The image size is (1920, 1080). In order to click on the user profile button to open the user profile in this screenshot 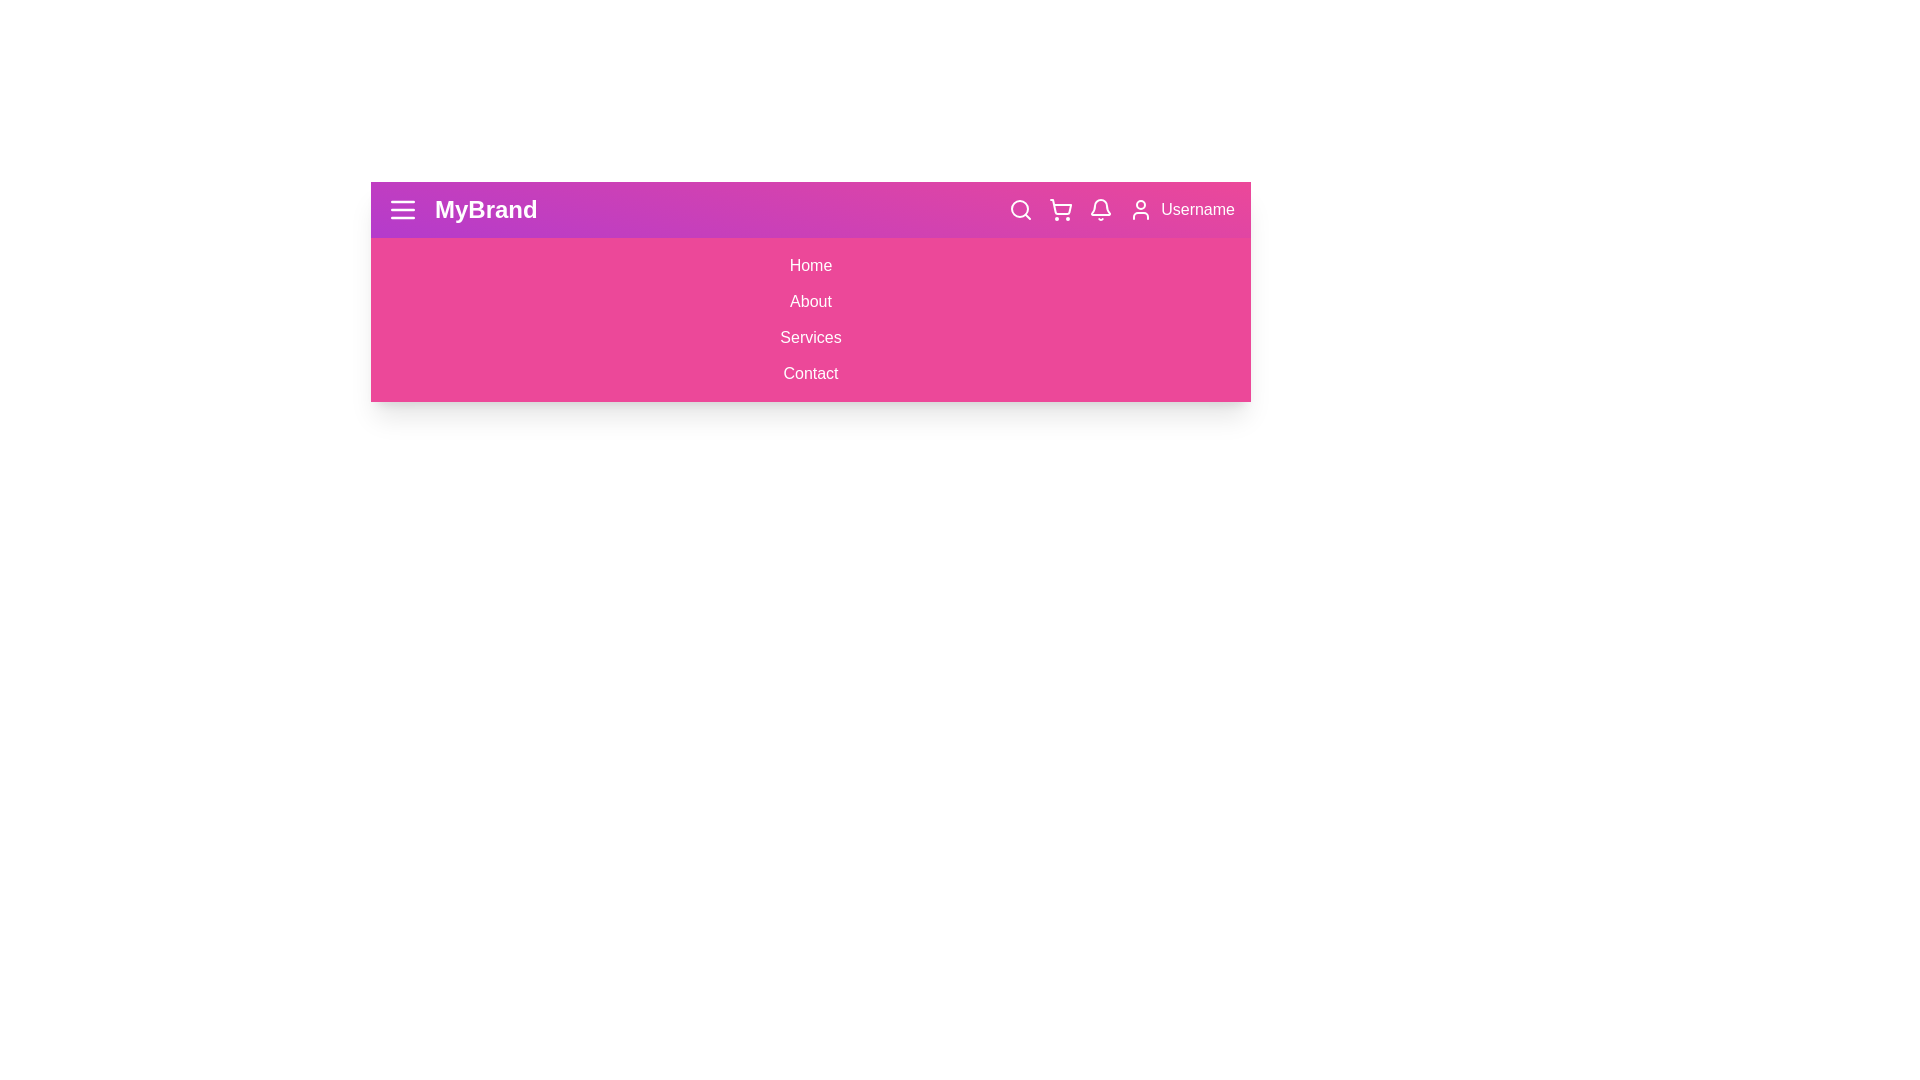, I will do `click(1181, 209)`.